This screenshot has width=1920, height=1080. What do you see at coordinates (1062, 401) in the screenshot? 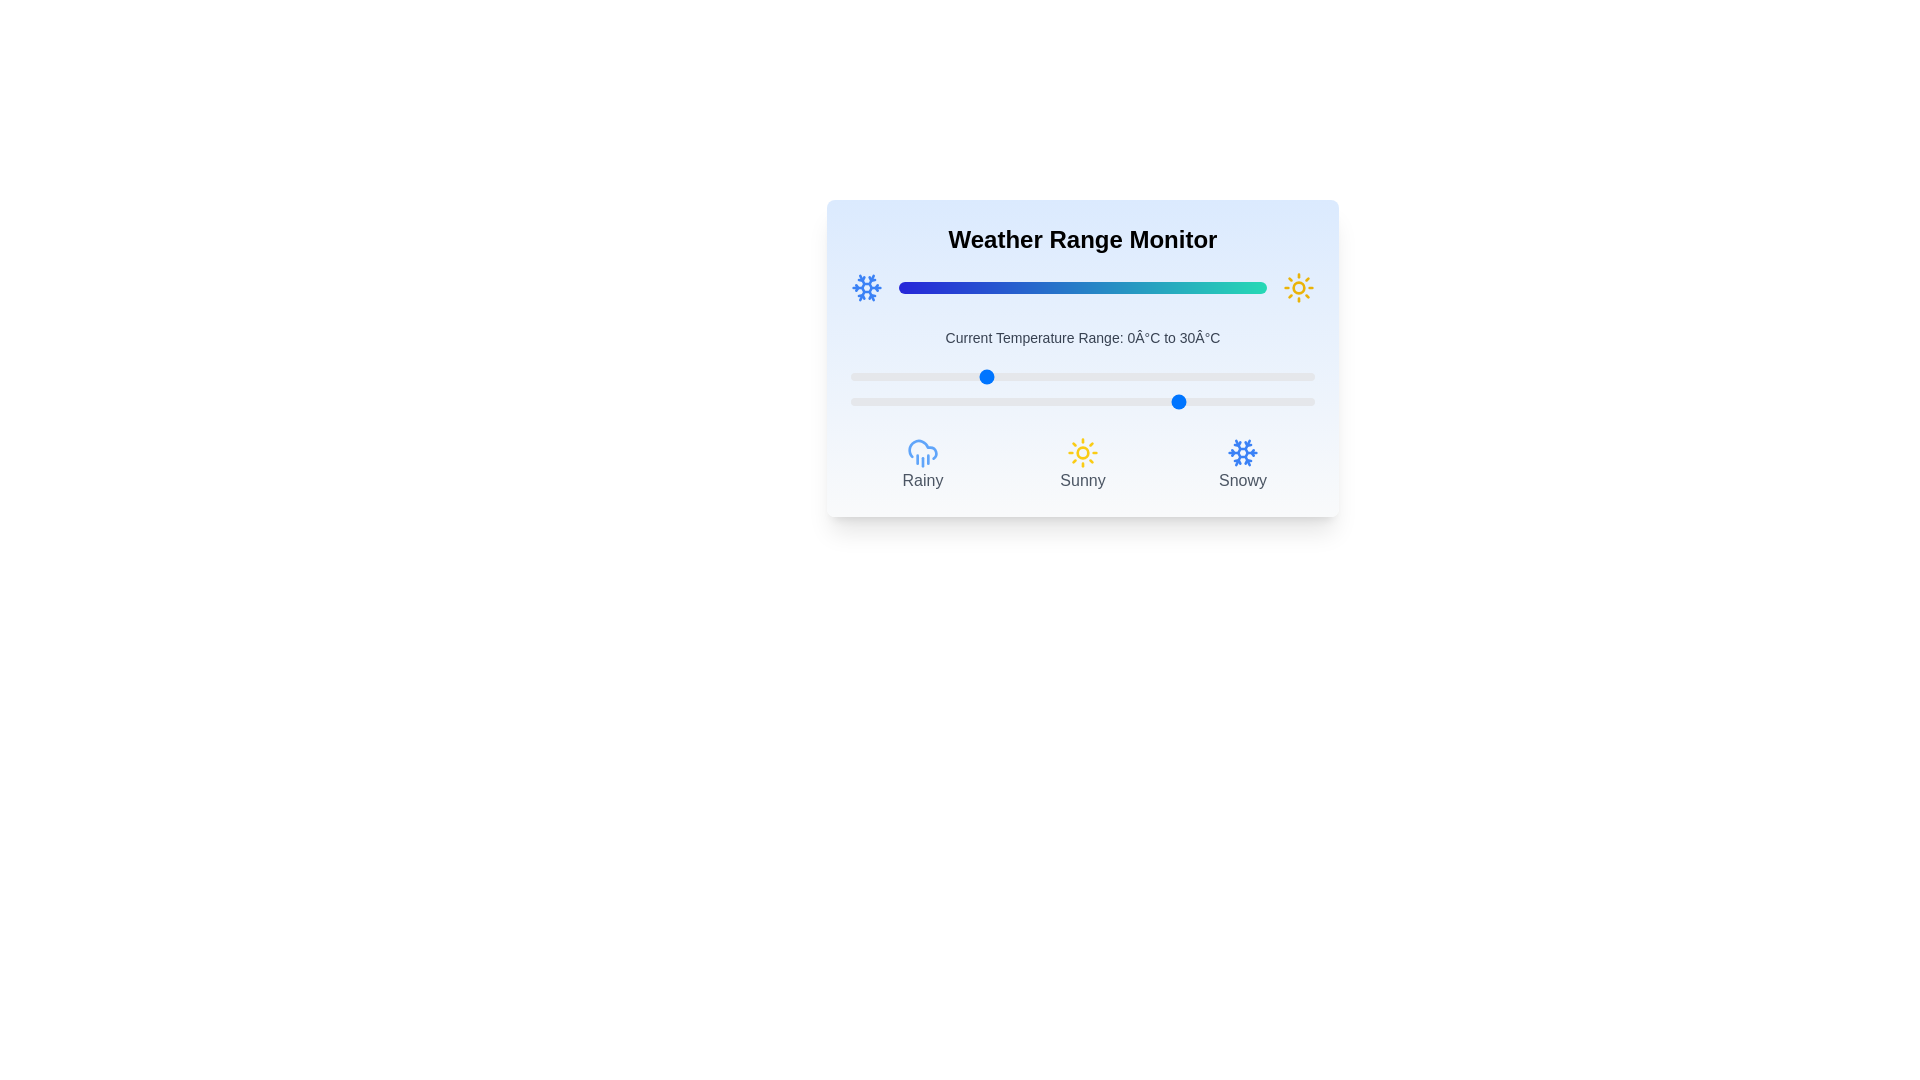
I see `temperature` at bounding box center [1062, 401].